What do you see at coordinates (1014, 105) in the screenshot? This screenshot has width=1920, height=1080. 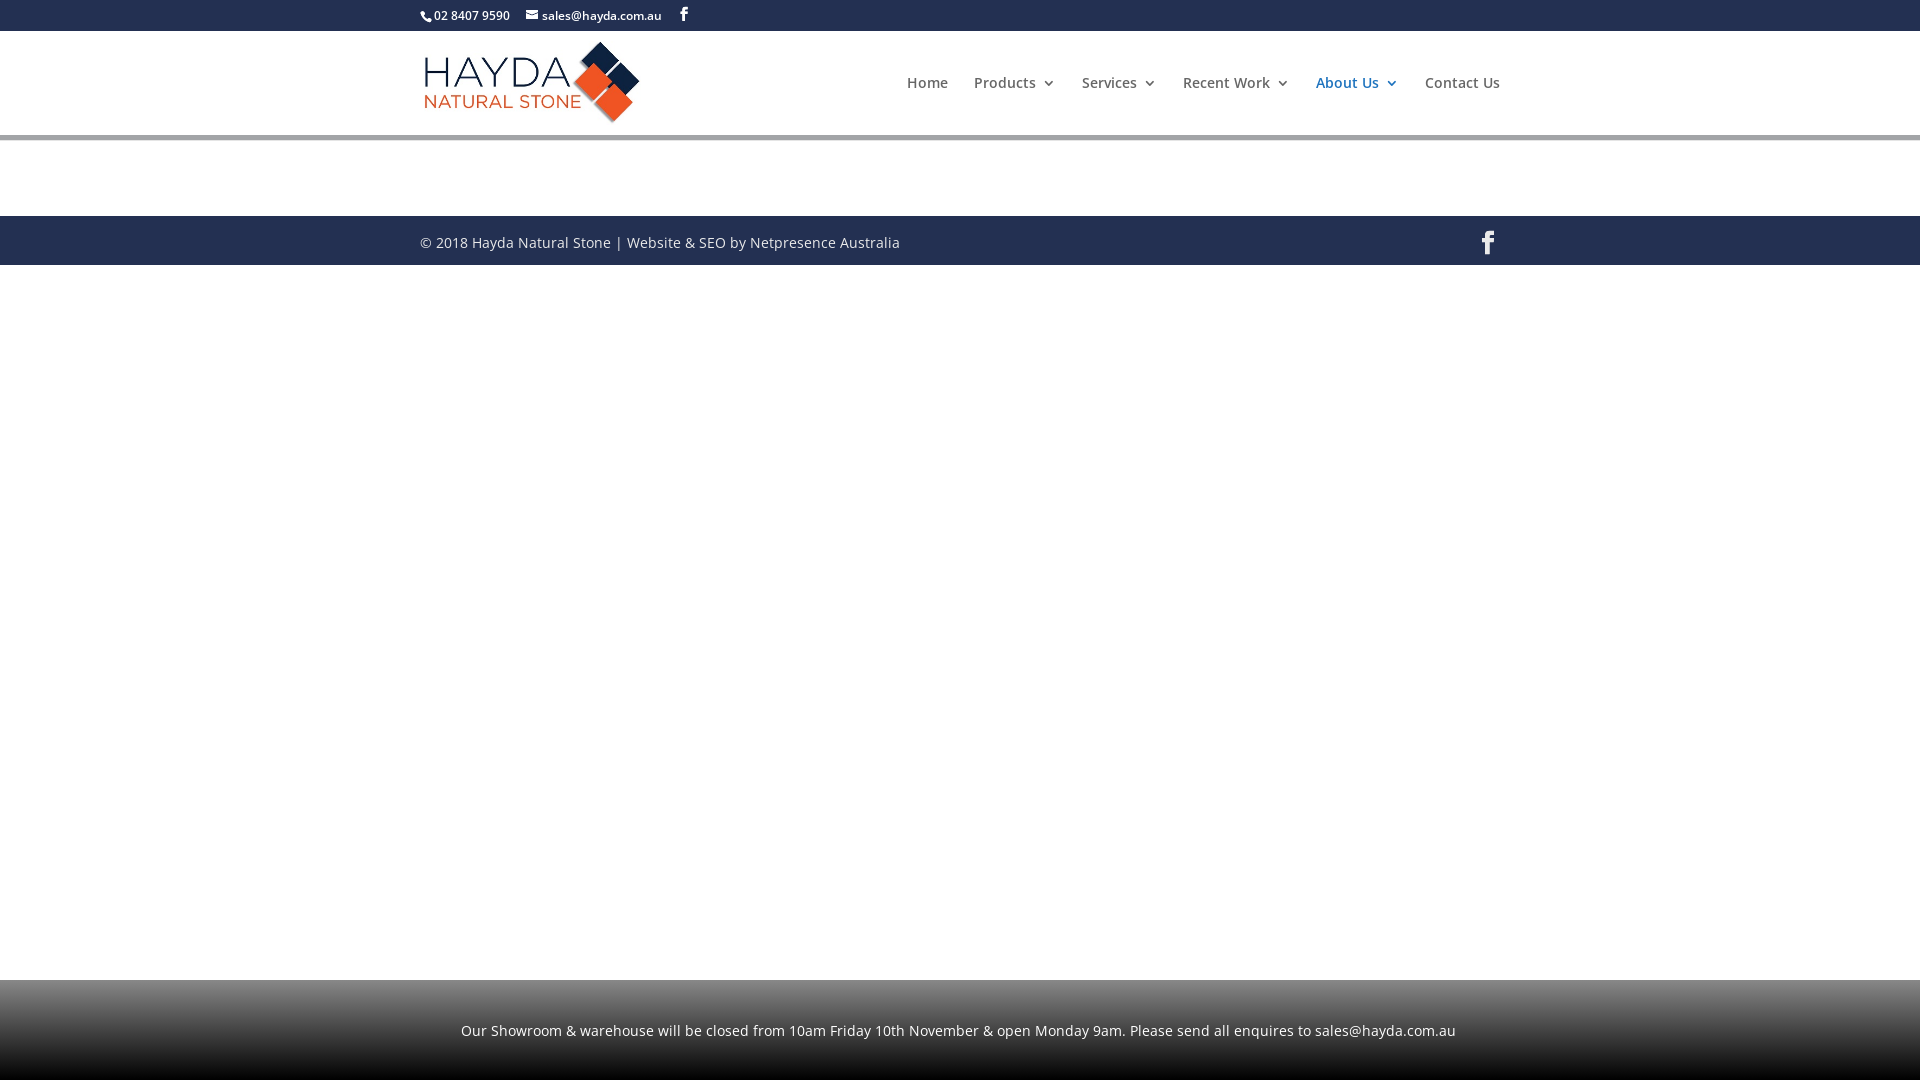 I see `'Products'` at bounding box center [1014, 105].